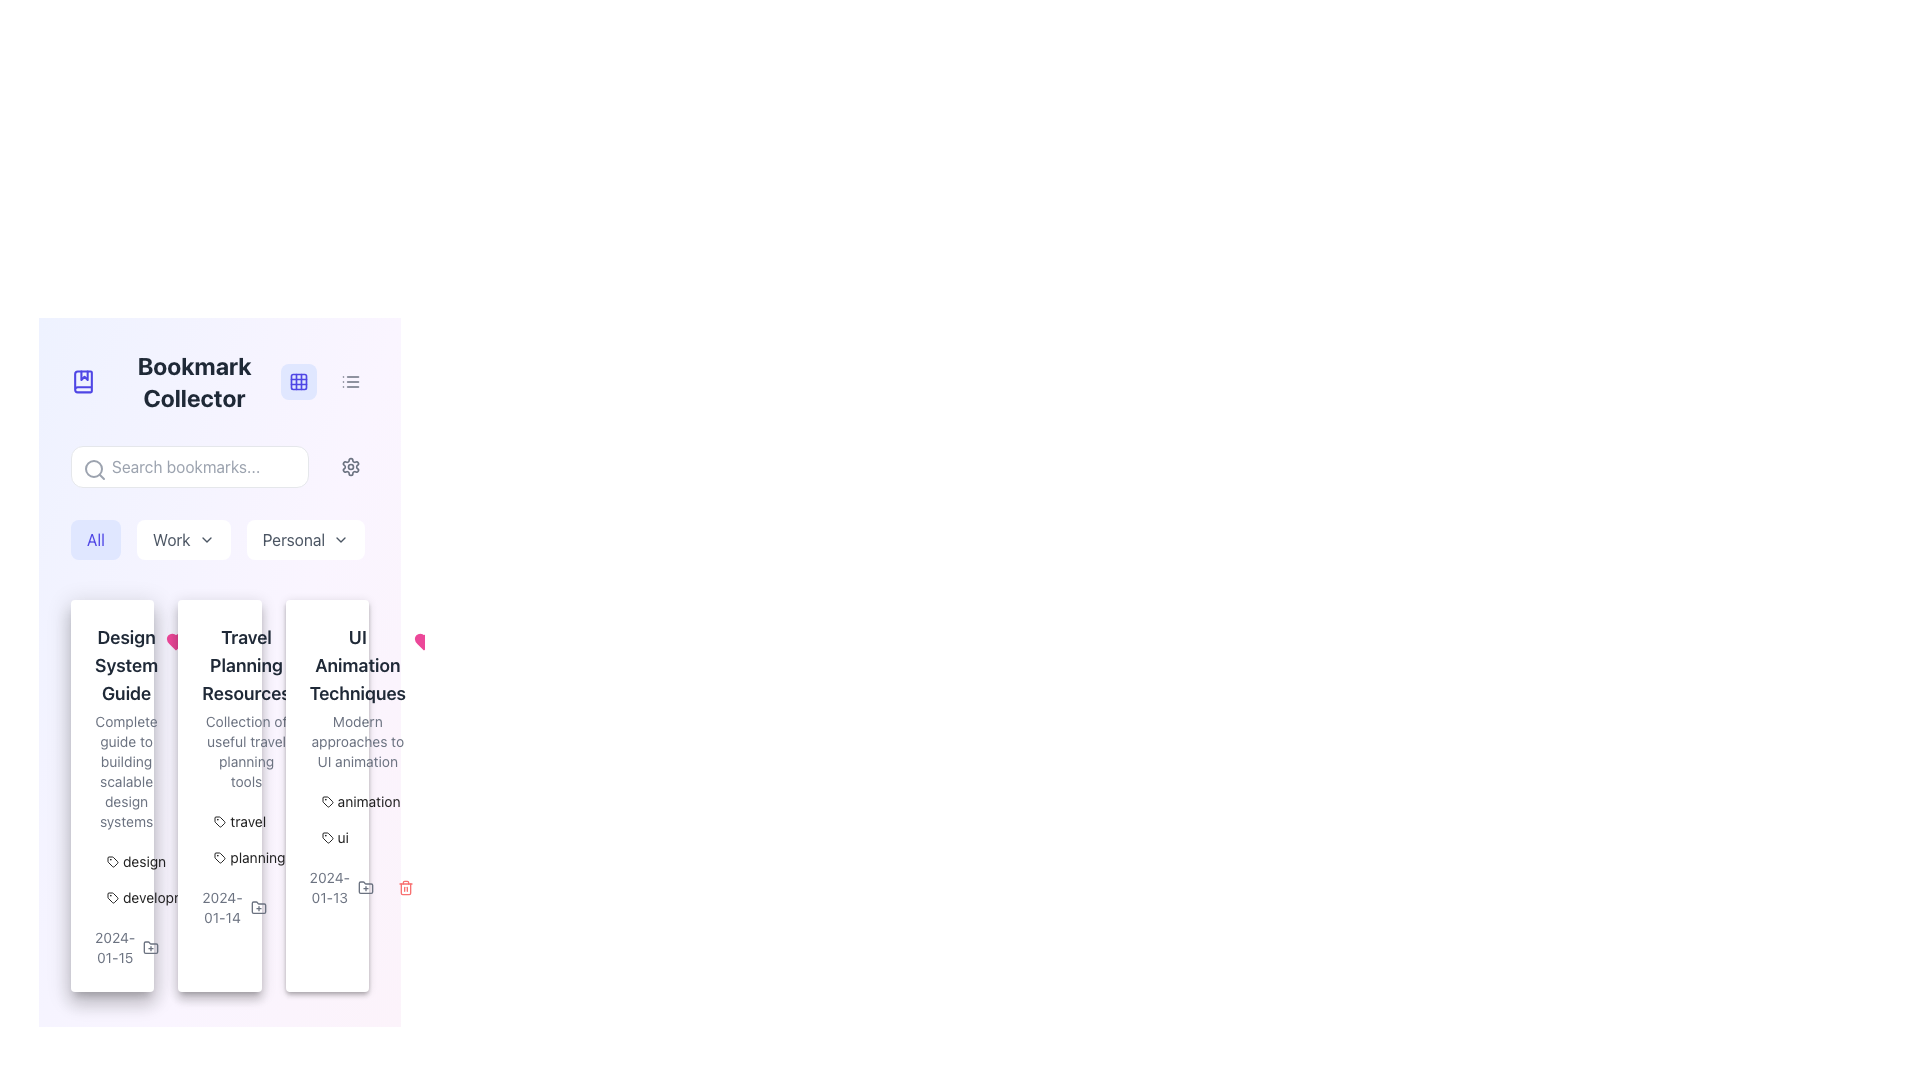  Describe the element at coordinates (220, 381) in the screenshot. I see `the primary title label located at the top of the interface, which indicates the application or section name` at that location.